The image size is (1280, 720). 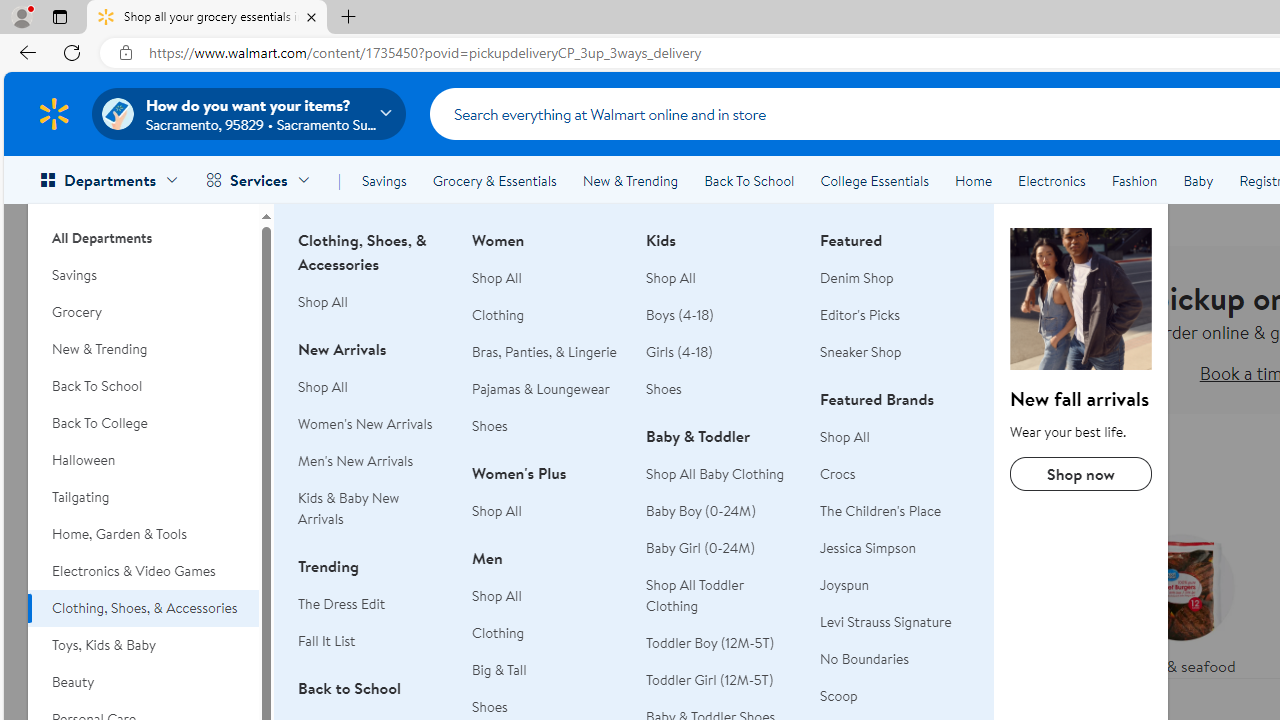 I want to click on 'Tailgating', so click(x=142, y=496).